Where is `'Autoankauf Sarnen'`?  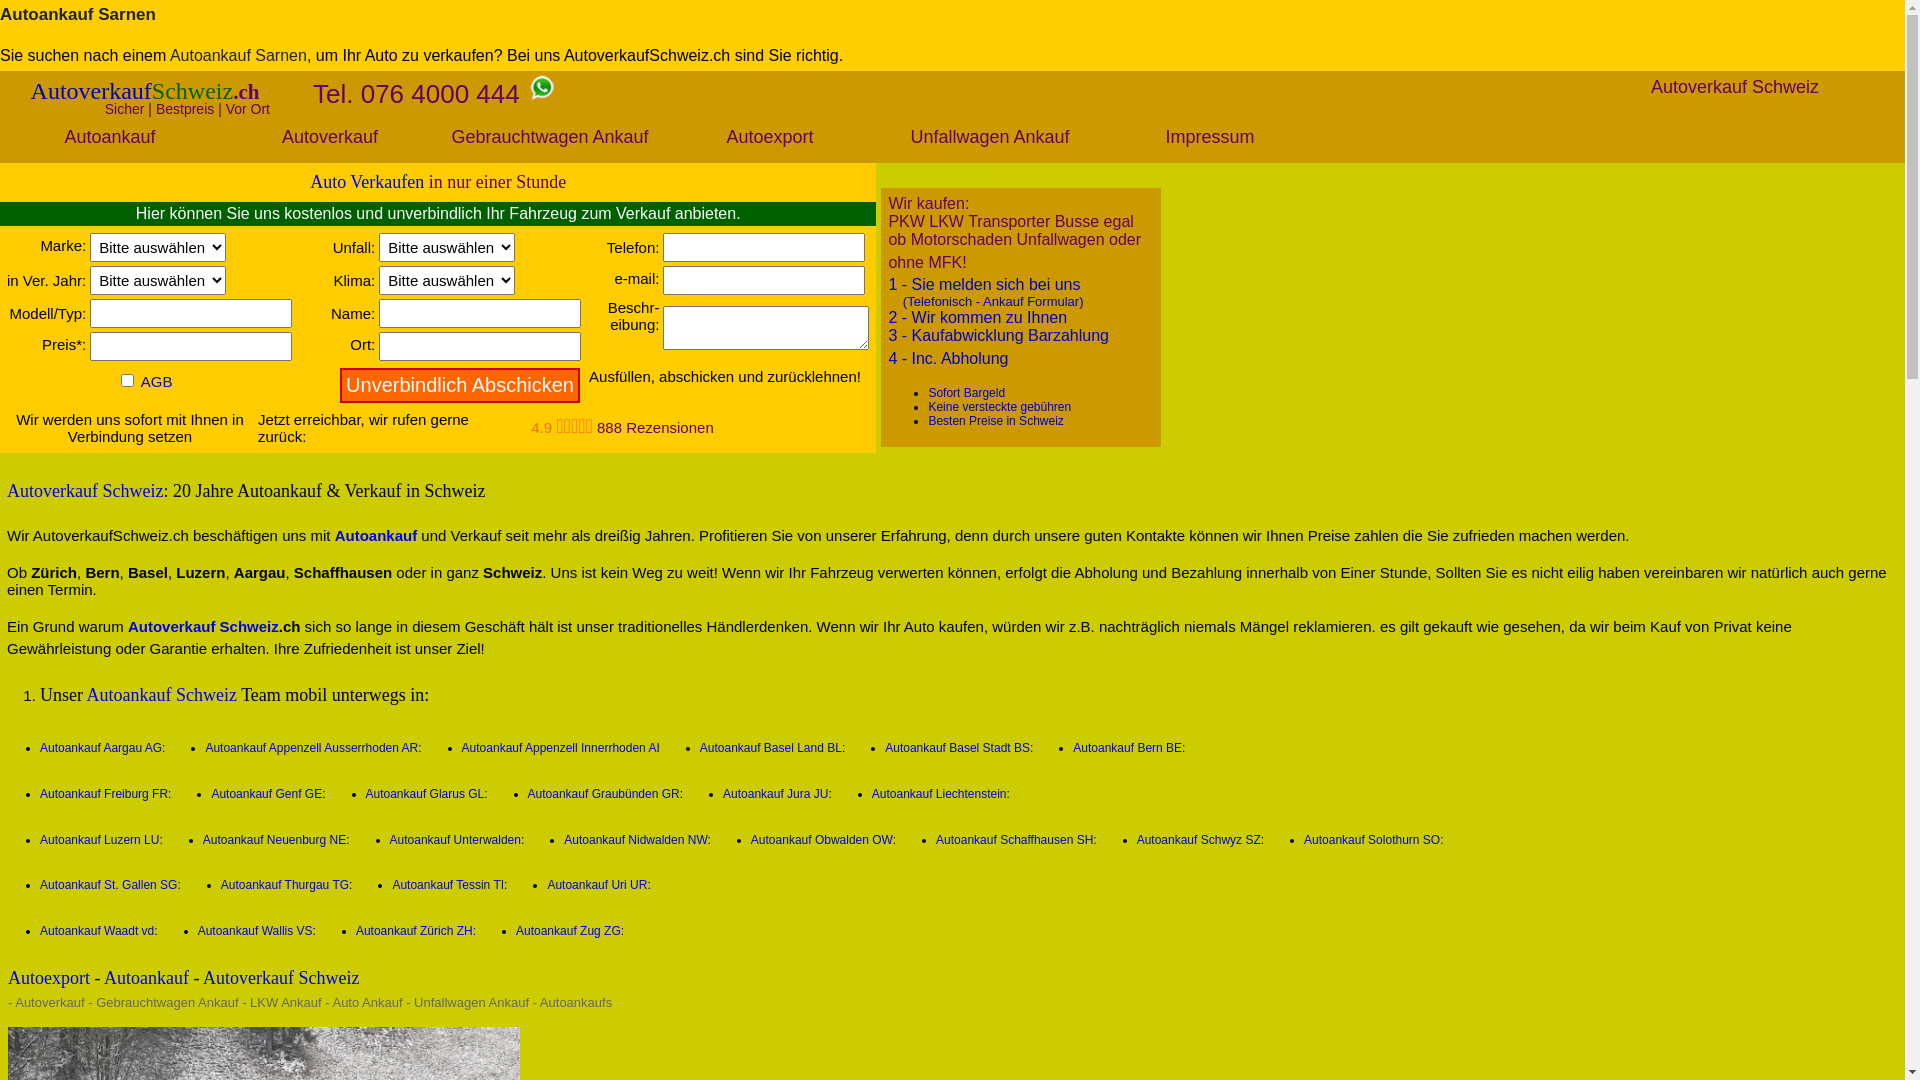 'Autoankauf Sarnen' is located at coordinates (238, 54).